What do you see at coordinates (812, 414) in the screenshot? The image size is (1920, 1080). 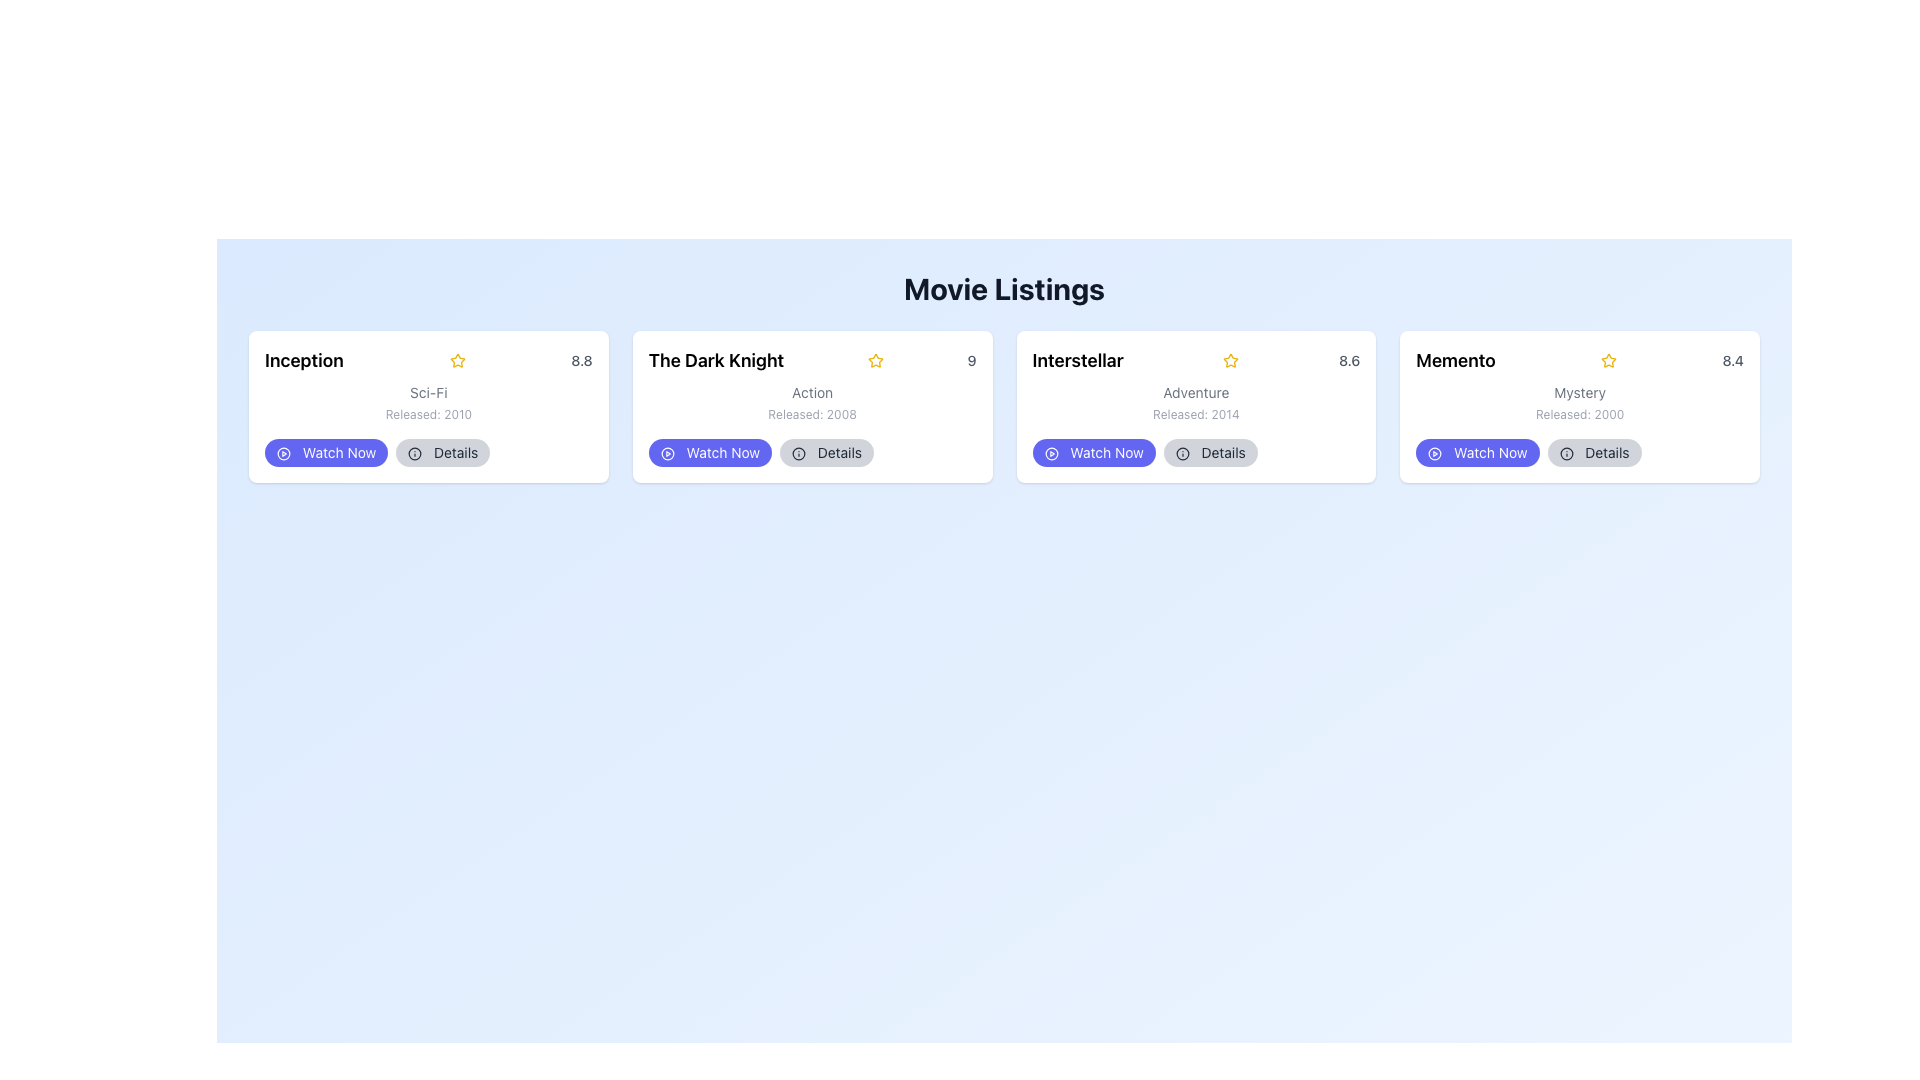 I see `the non-interactive text label displaying the release year of the movie 'The Dark Knight', located under the section 'Movie Listings' and above the action buttons 'Watch Now' and 'Details'` at bounding box center [812, 414].